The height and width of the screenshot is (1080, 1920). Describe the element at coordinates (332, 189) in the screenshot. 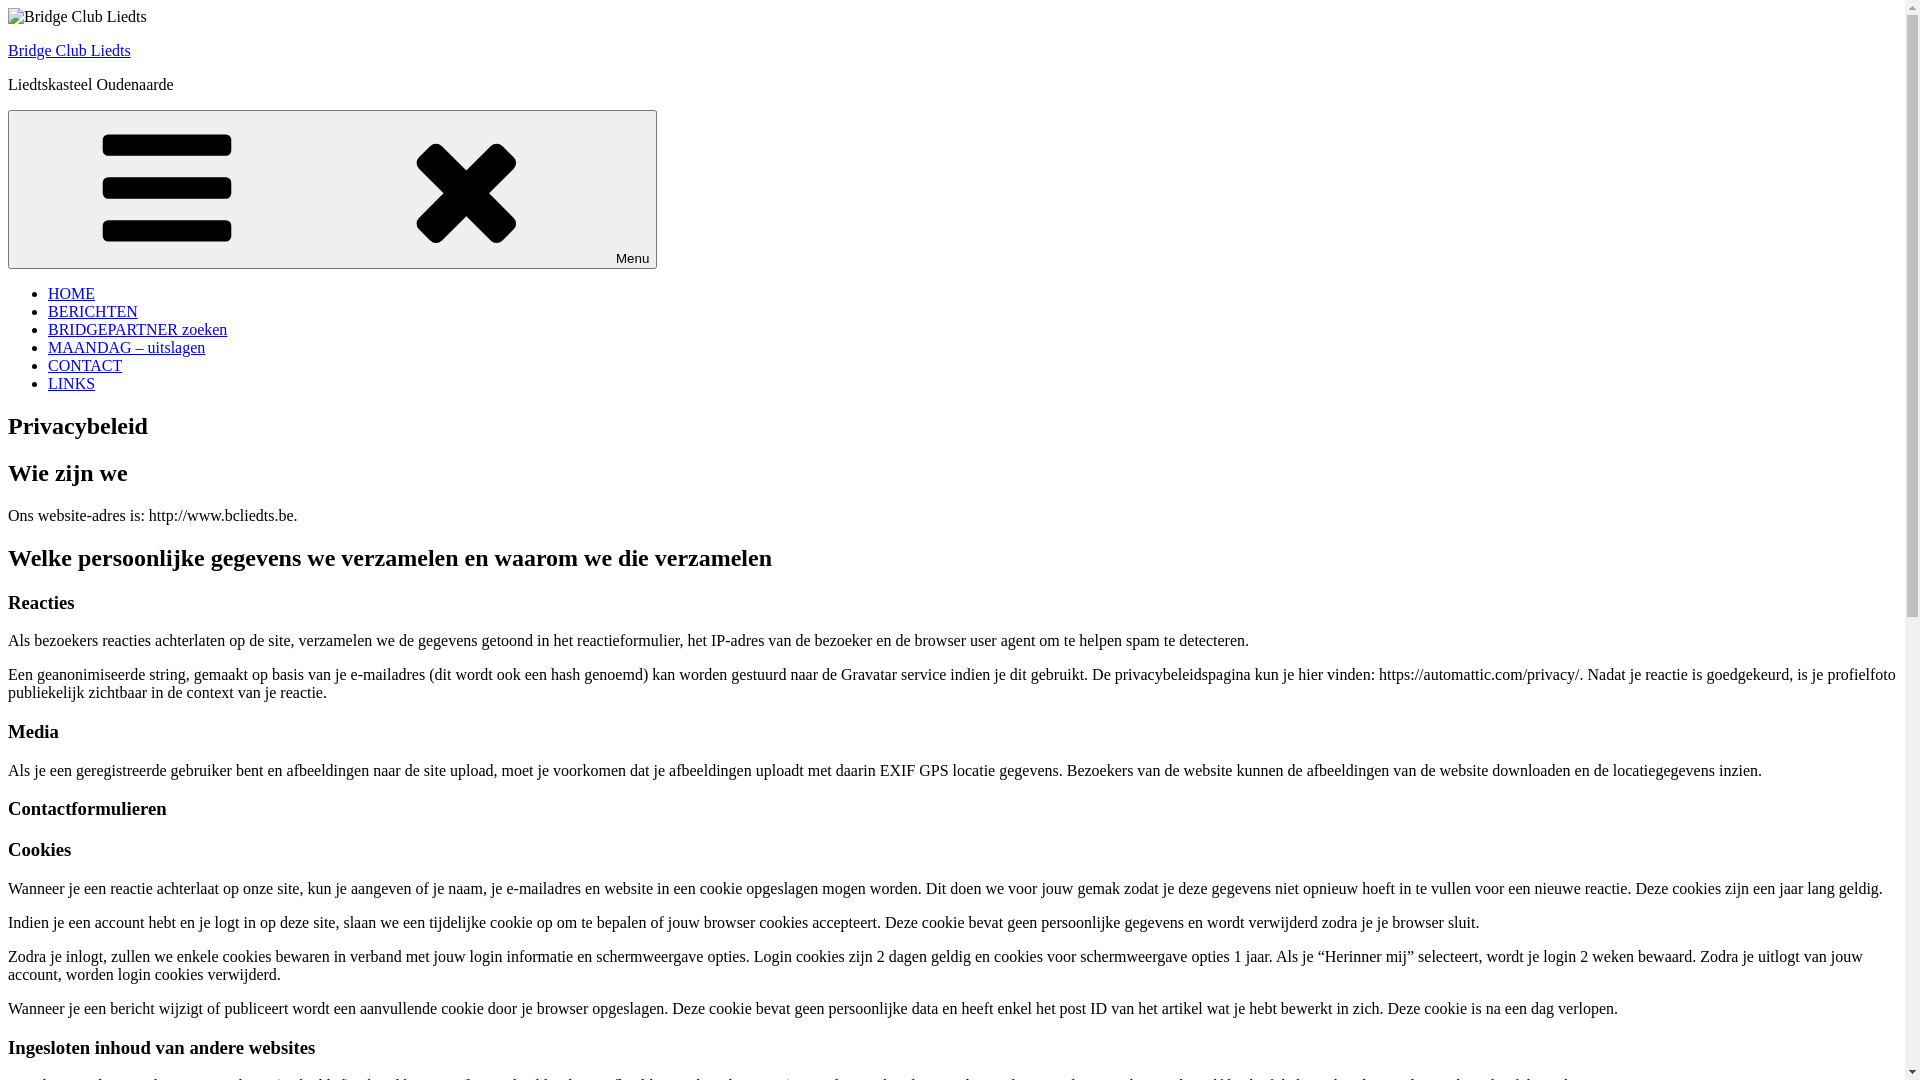

I see `'Menu'` at that location.